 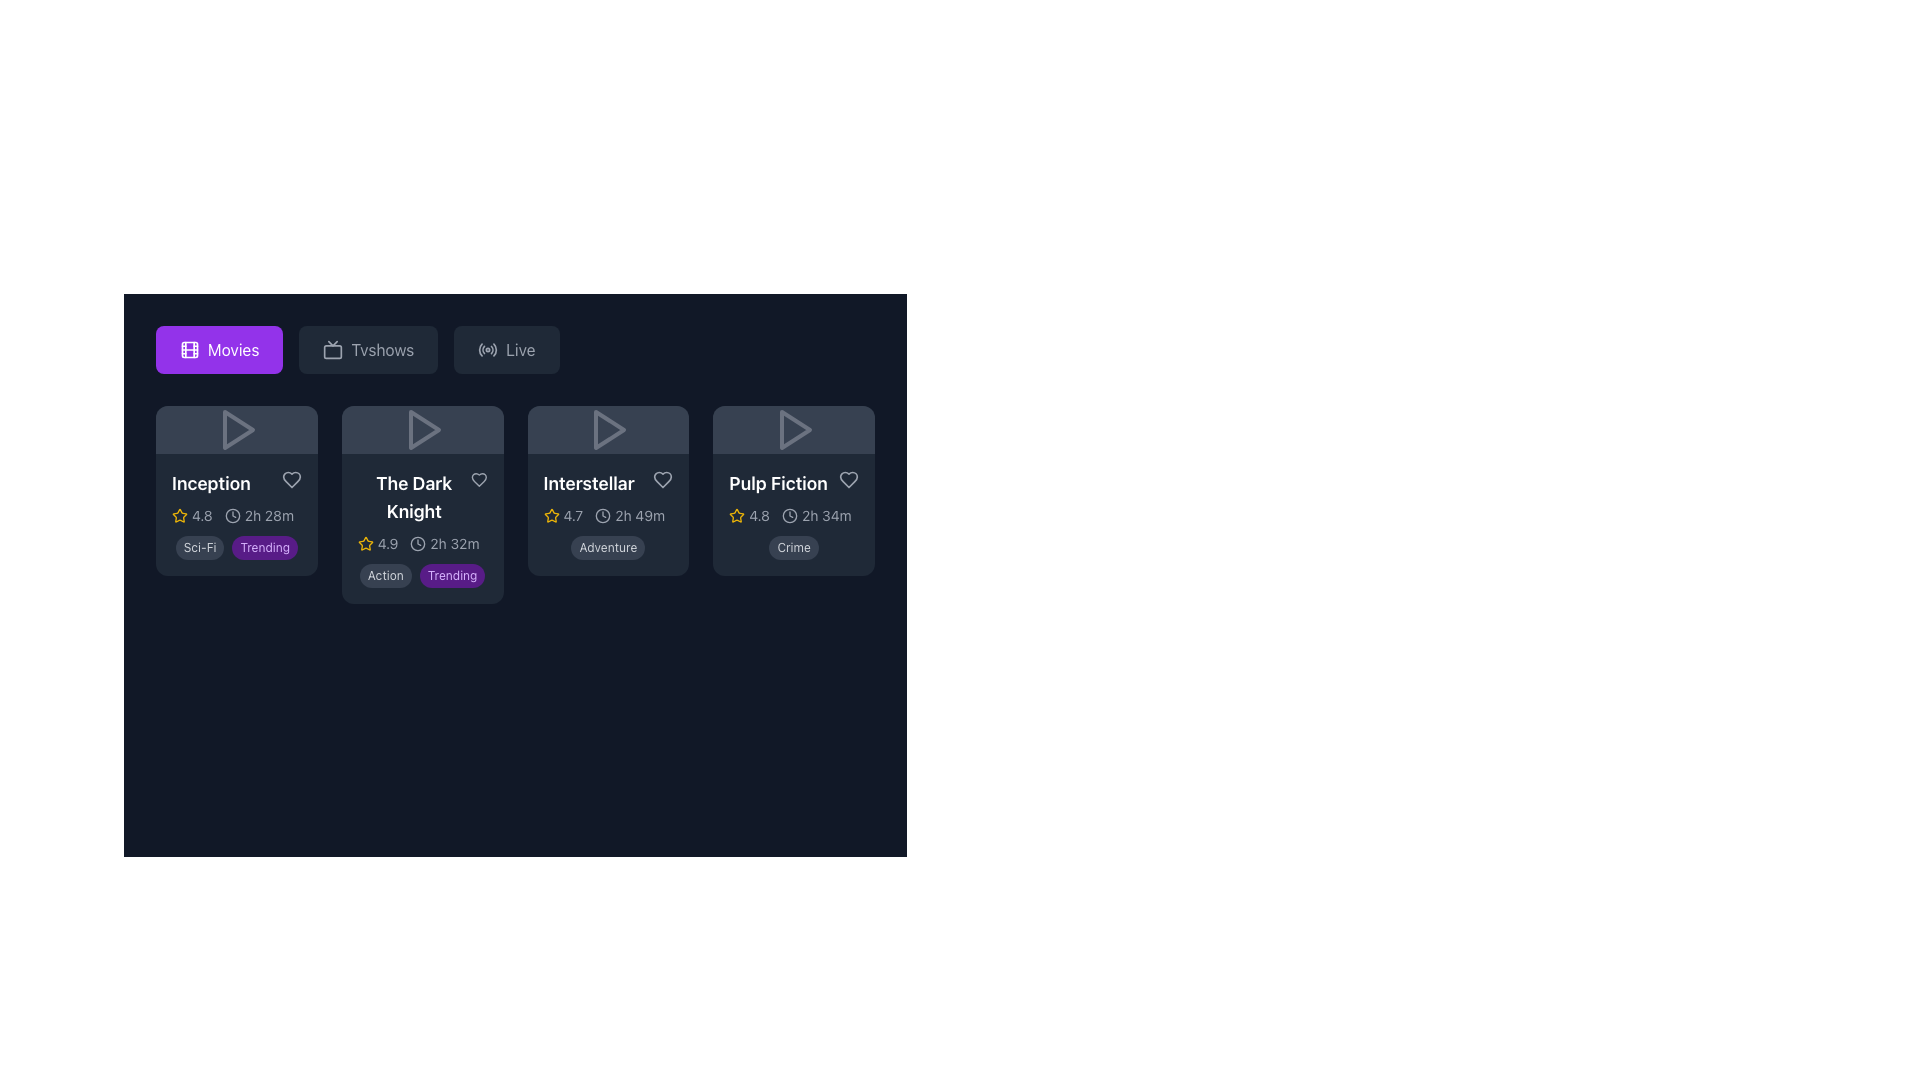 What do you see at coordinates (451, 575) in the screenshot?
I see `the 'Trending' badge with a purple background located below the movie information for 'The Dark Knight'` at bounding box center [451, 575].